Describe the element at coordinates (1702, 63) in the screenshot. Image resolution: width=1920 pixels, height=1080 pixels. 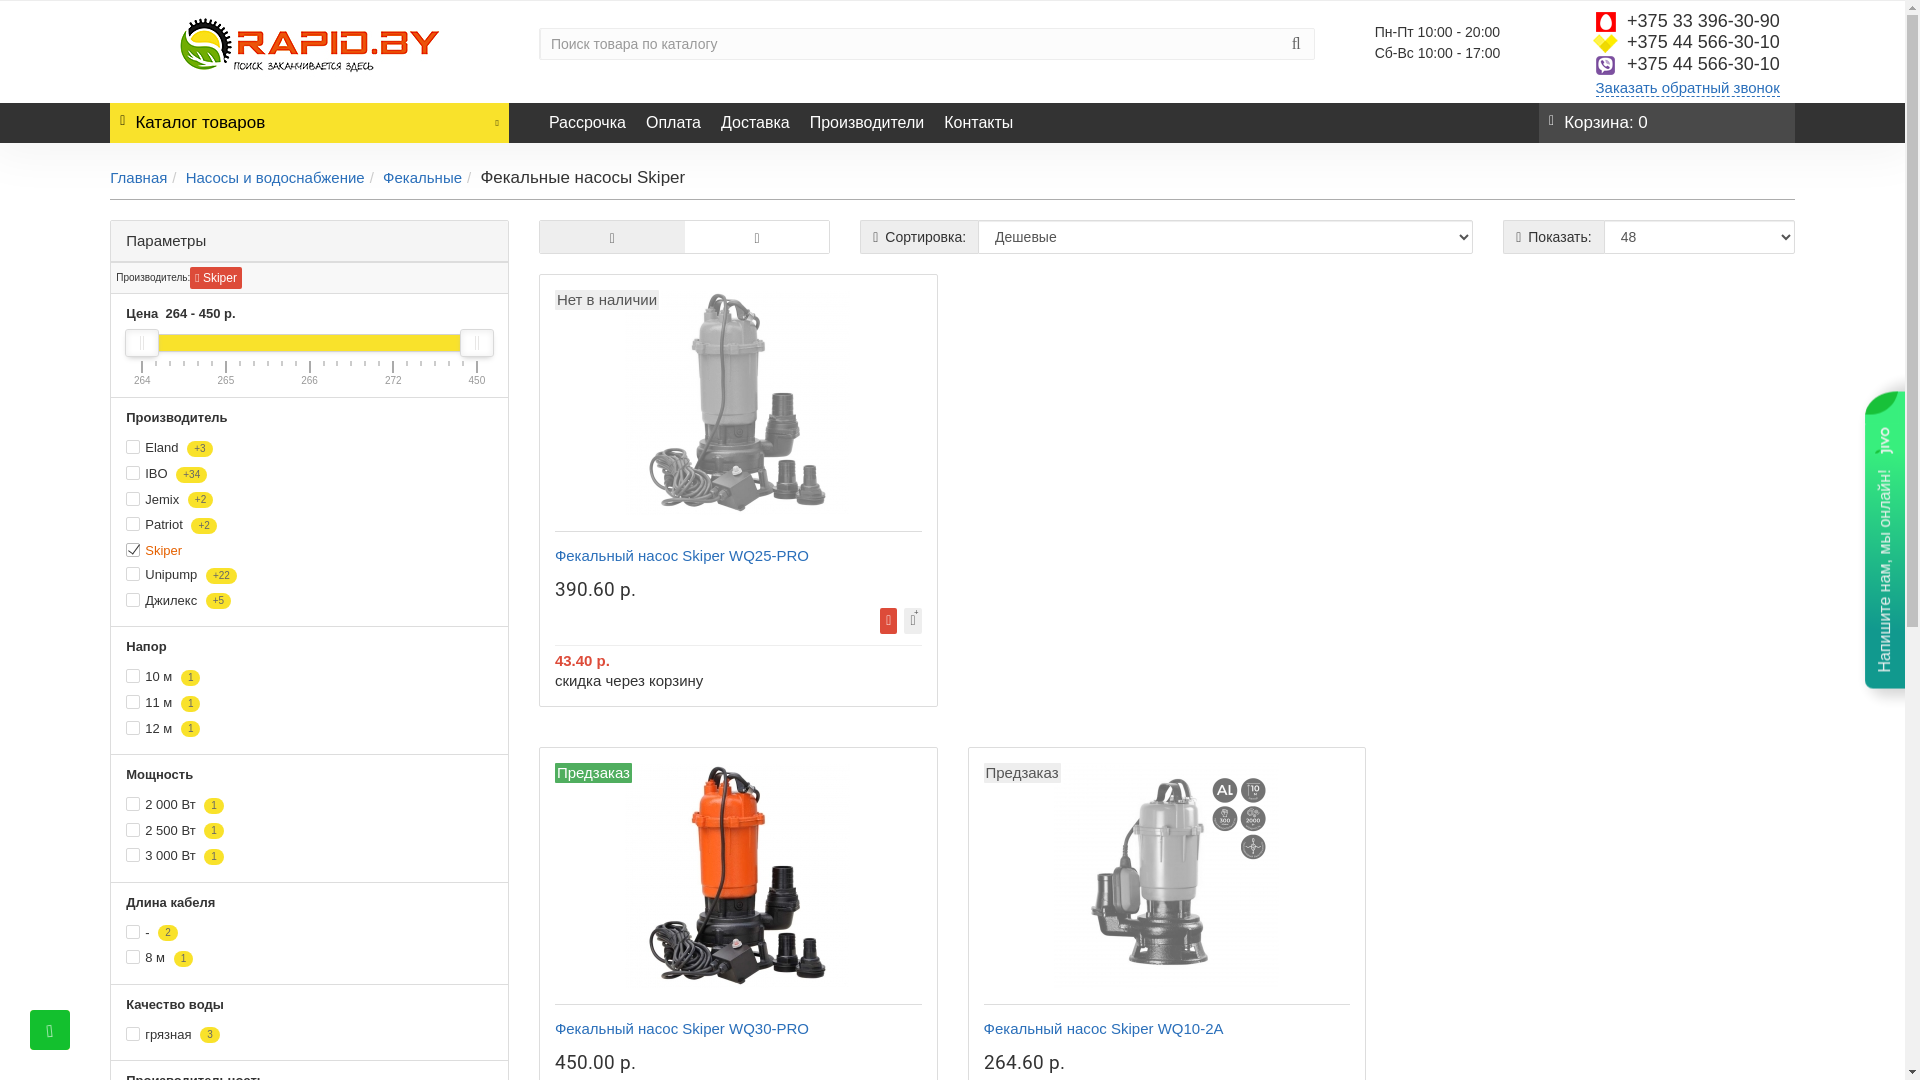
I see `'+375 44 566-30-10'` at that location.